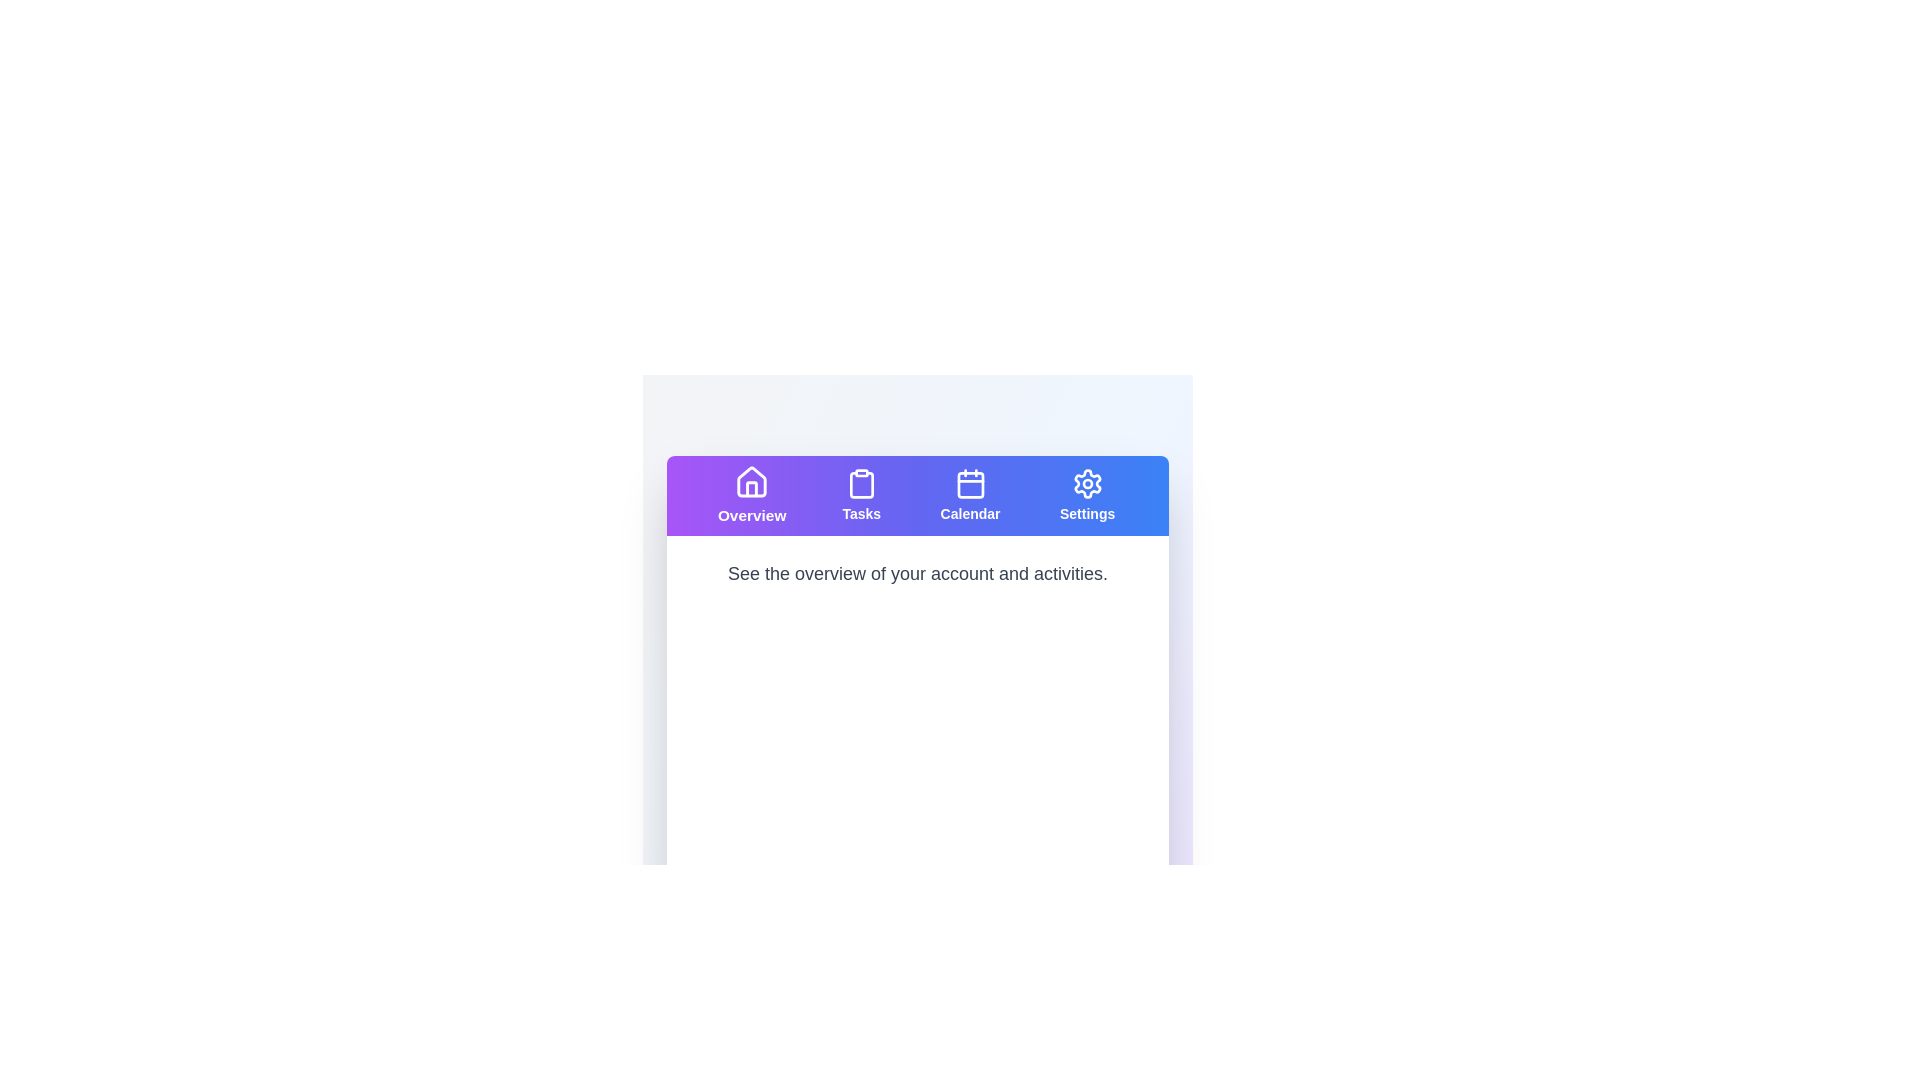 The image size is (1920, 1080). Describe the element at coordinates (750, 495) in the screenshot. I see `the 'Overview' button, which is the first button from the left in the horizontal navigation bar, featuring a purple to blue gradient background and a white house icon with bold white text` at that location.